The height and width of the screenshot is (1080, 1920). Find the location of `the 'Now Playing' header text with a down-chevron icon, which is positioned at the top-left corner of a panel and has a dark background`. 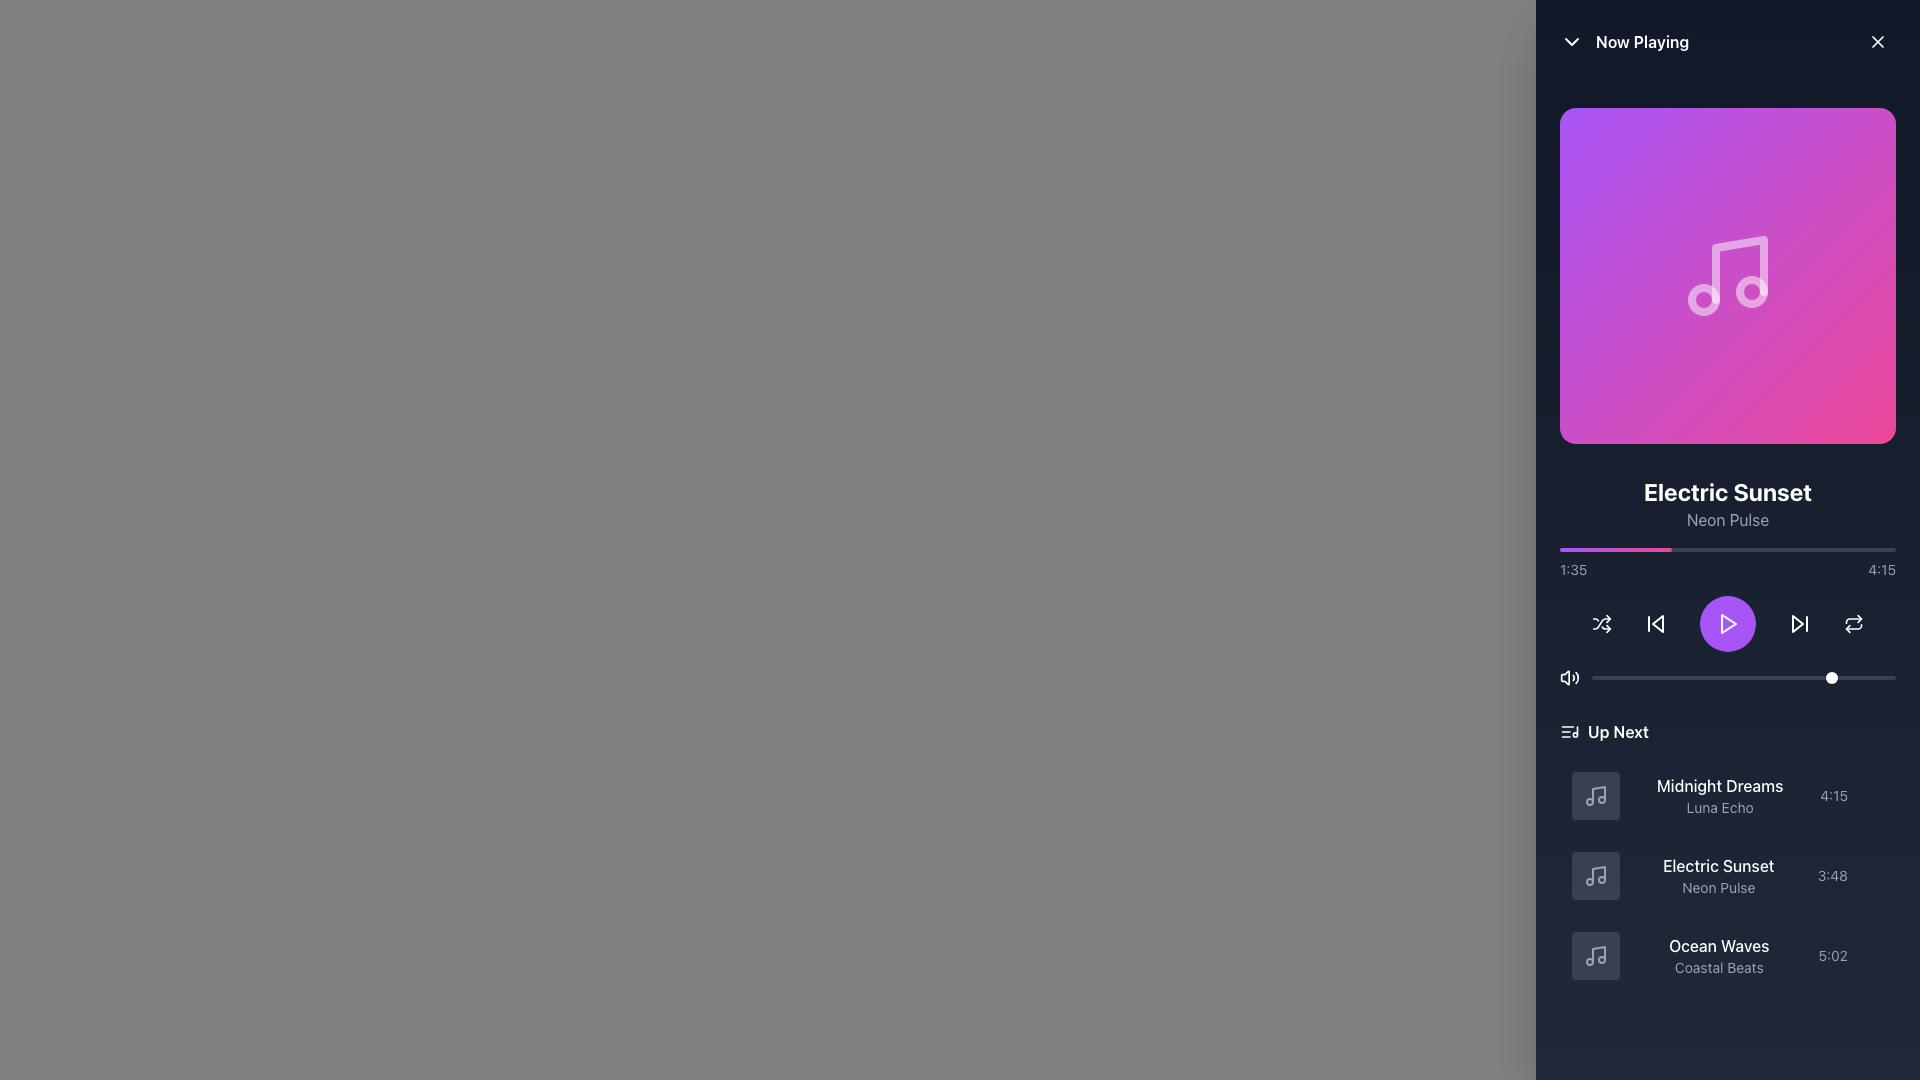

the 'Now Playing' header text with a down-chevron icon, which is positioned at the top-left corner of a panel and has a dark background is located at coordinates (1624, 42).